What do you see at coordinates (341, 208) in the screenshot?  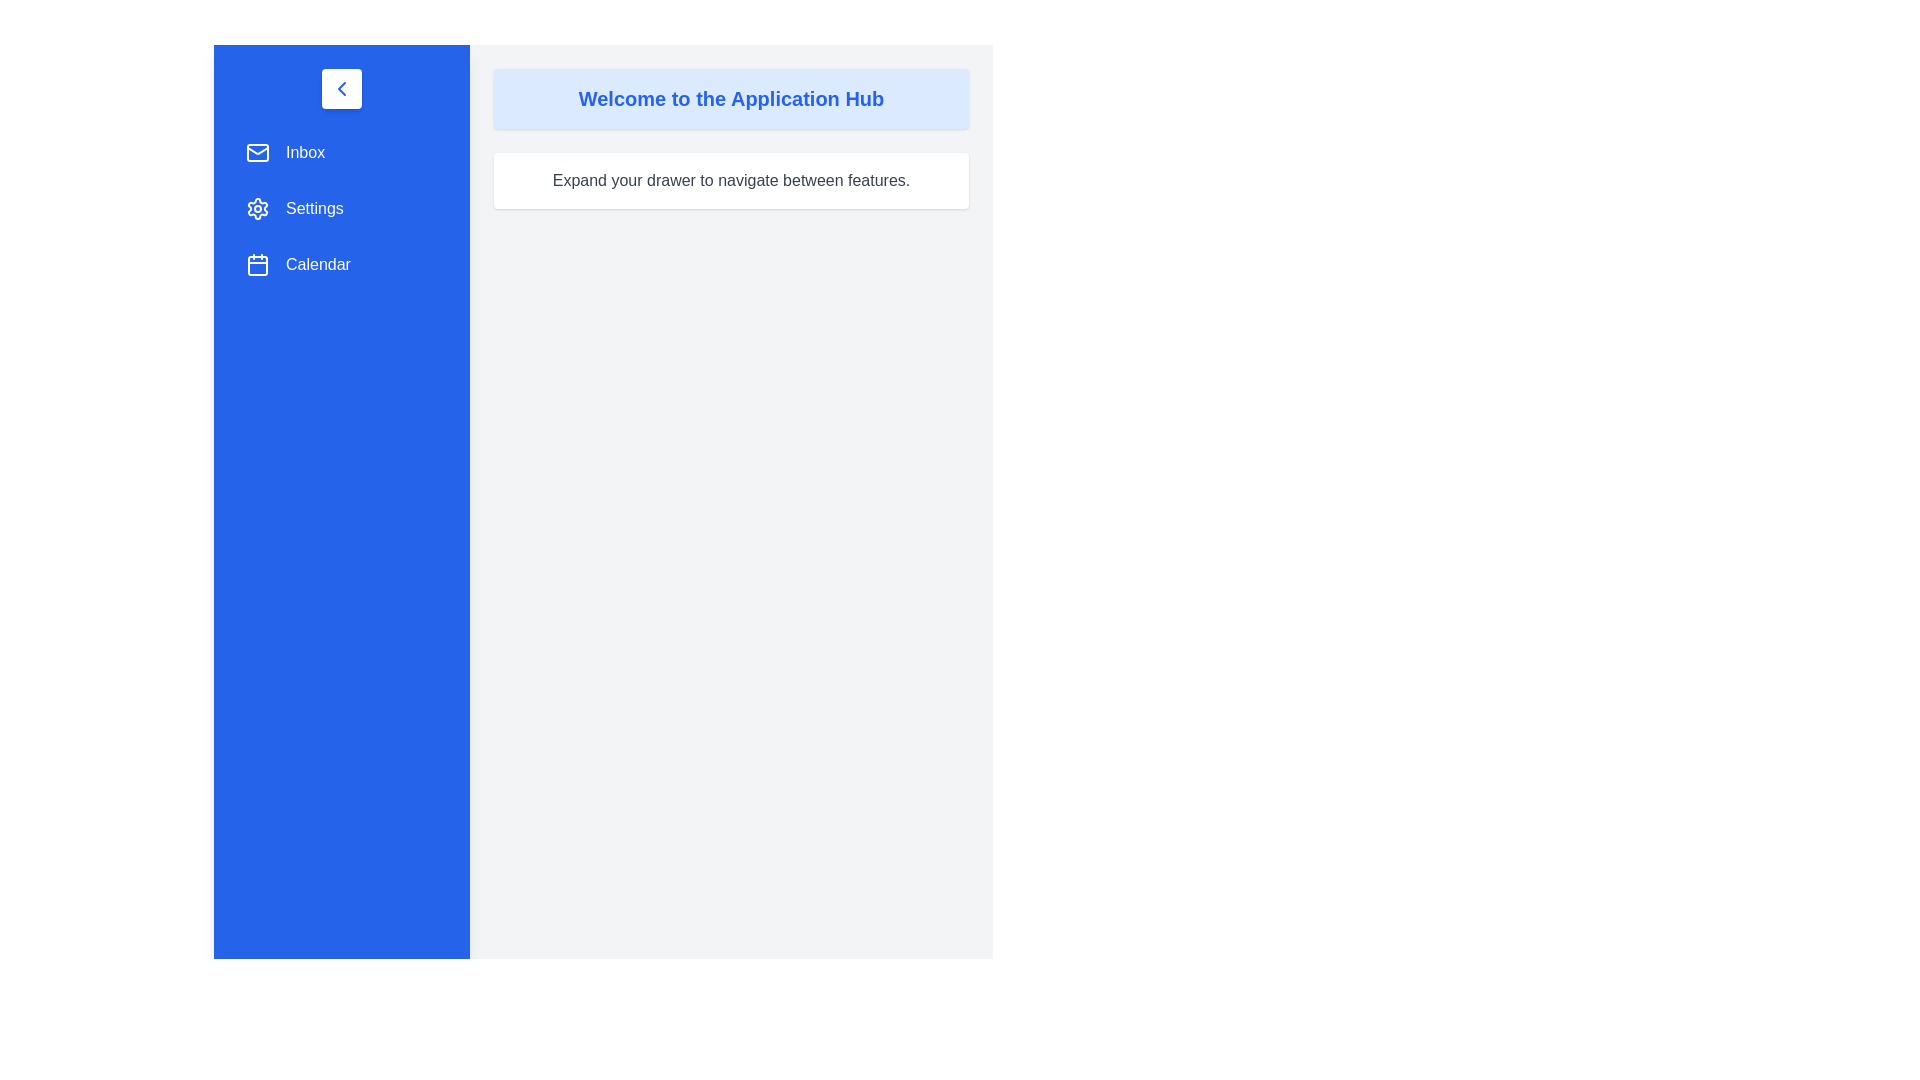 I see `the menu item Settings from the sidebar` at bounding box center [341, 208].